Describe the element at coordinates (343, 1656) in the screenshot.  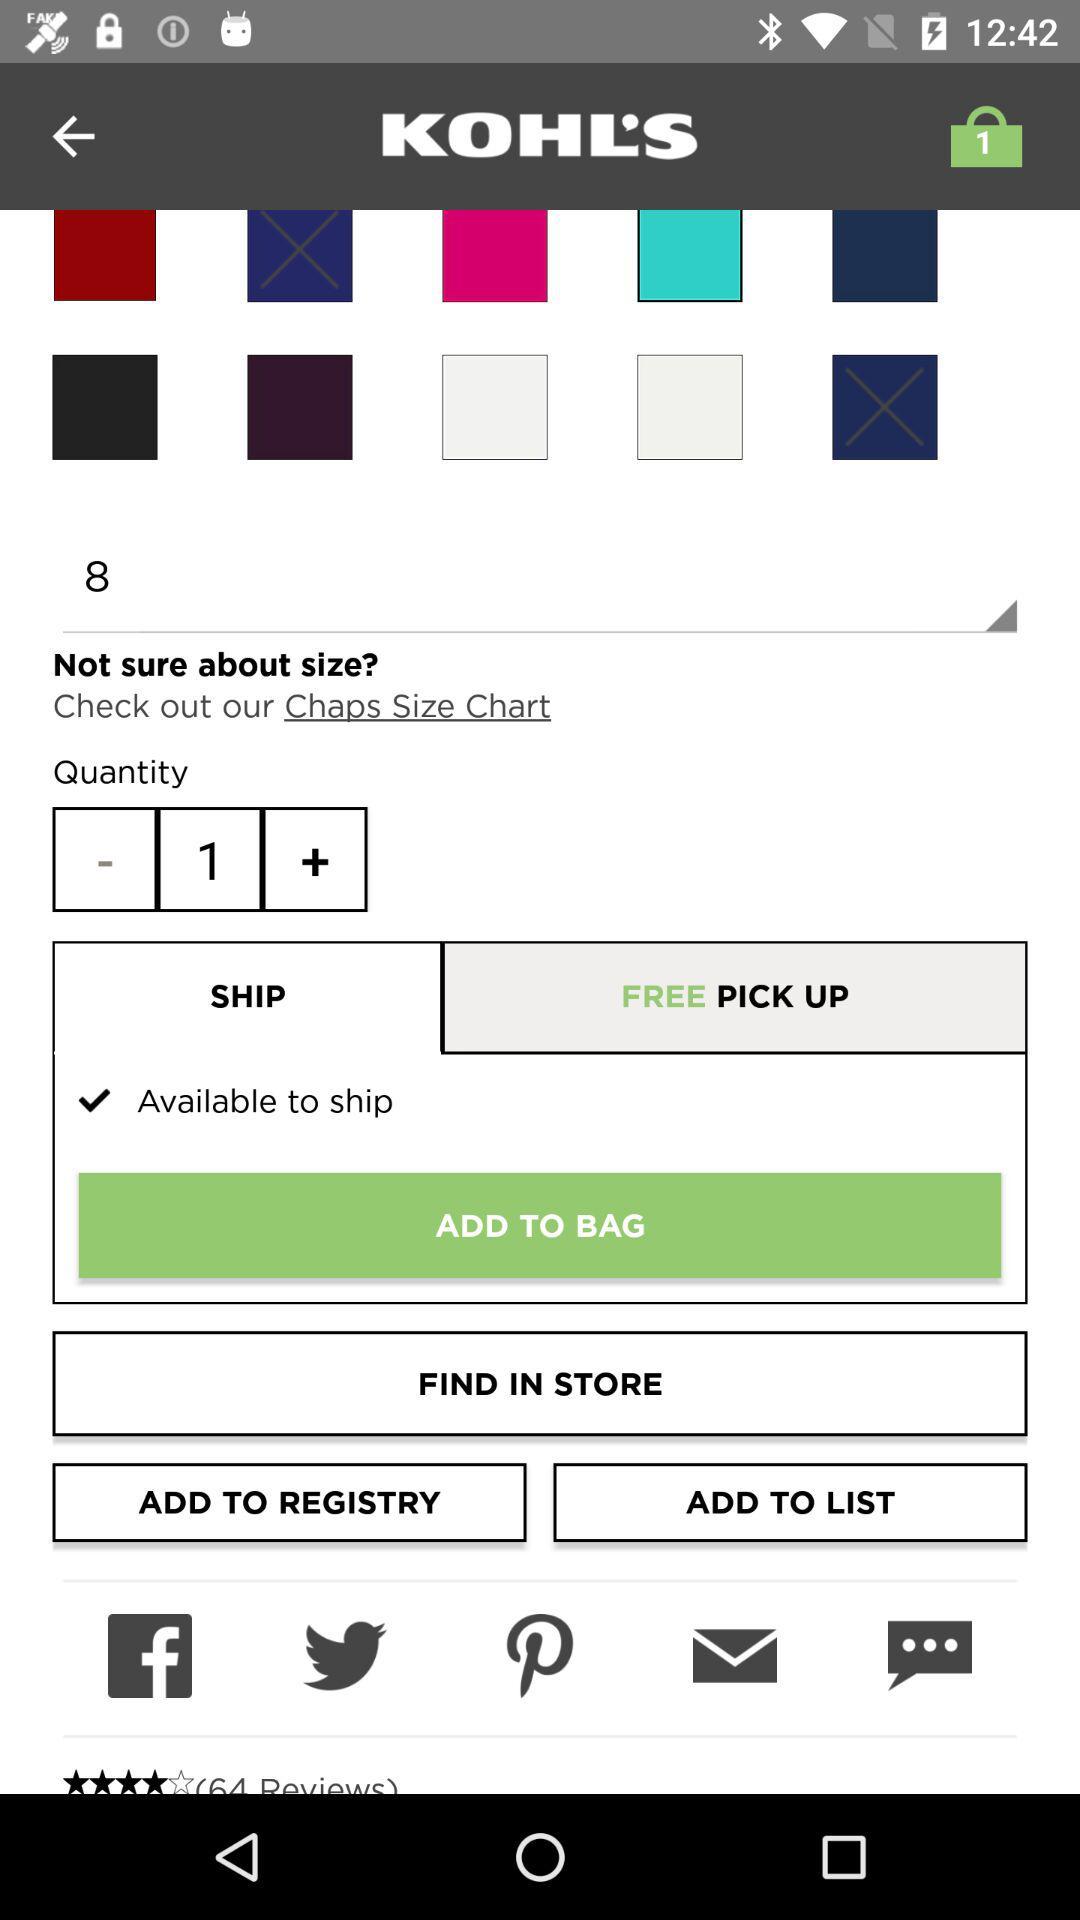
I see `the twitter icon` at that location.